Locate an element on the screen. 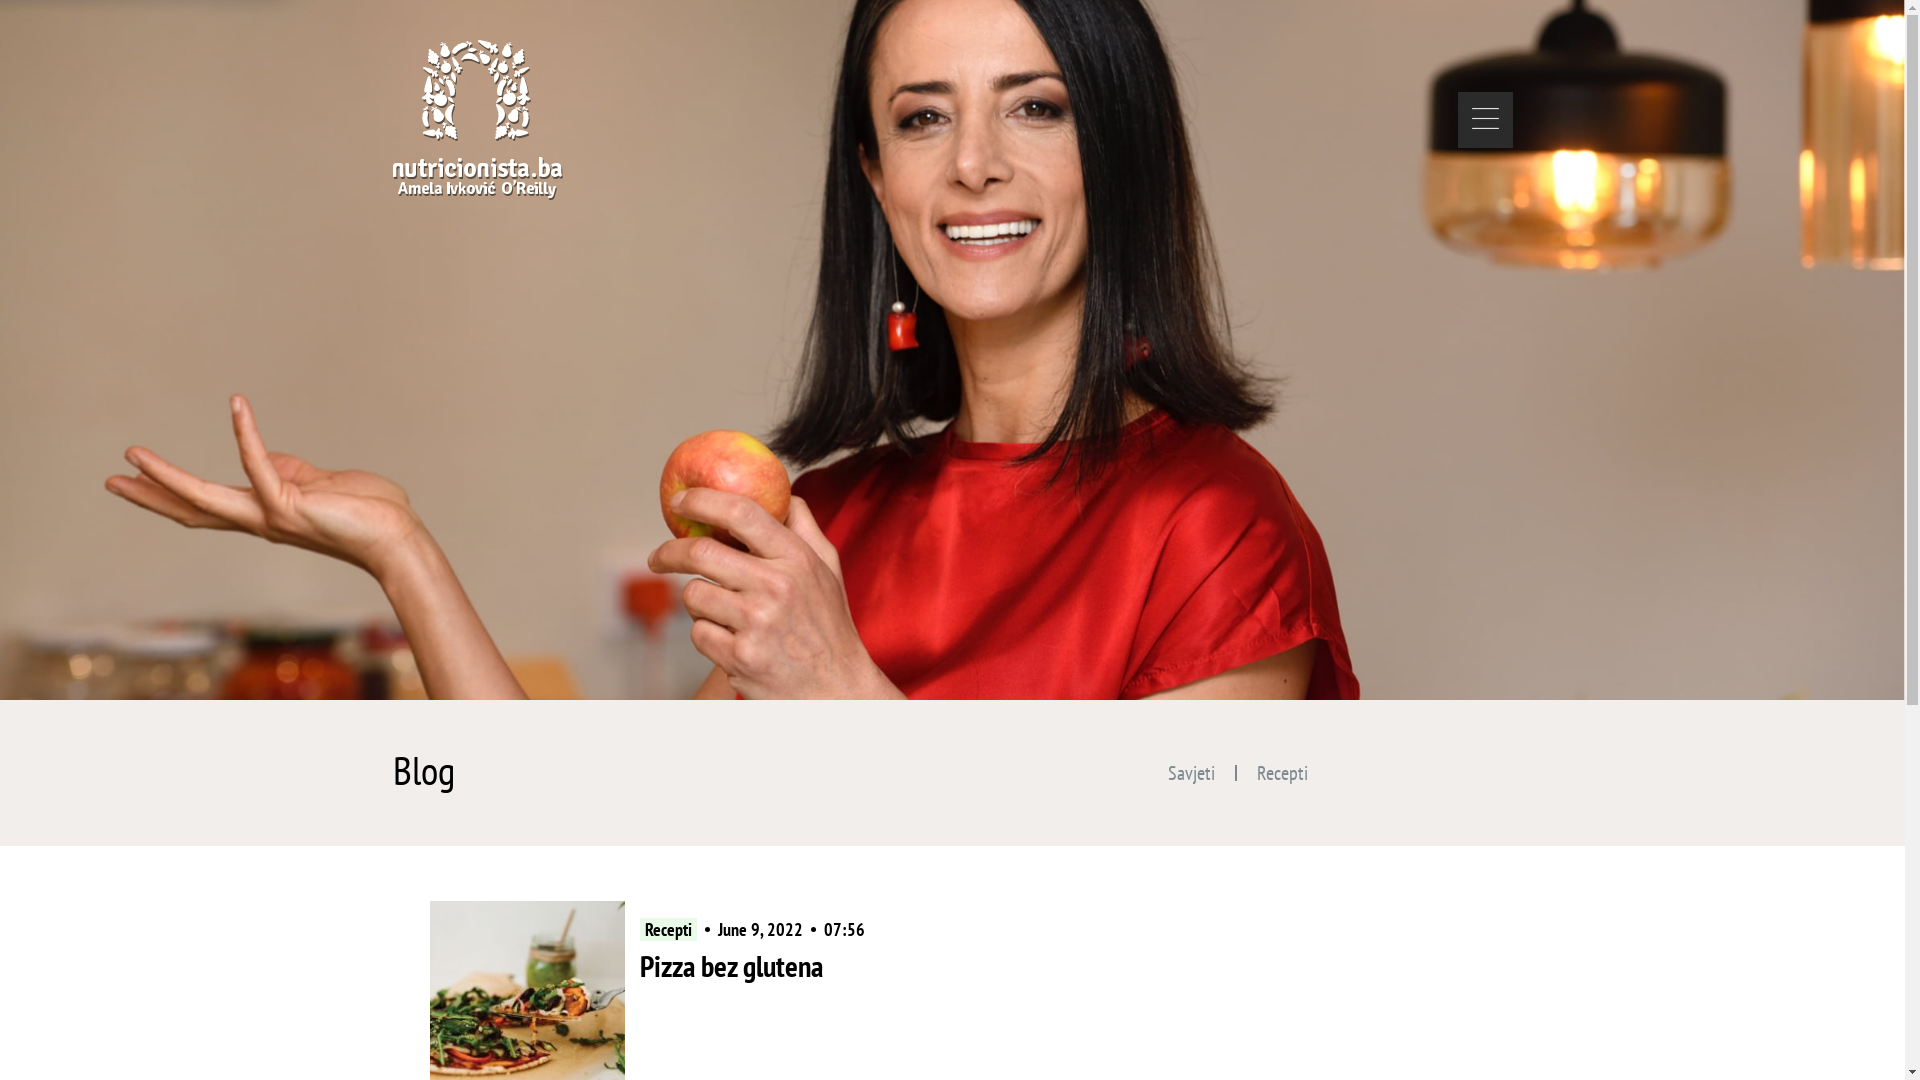 The width and height of the screenshot is (1920, 1080). 'June 9, 2022' is located at coordinates (759, 929).